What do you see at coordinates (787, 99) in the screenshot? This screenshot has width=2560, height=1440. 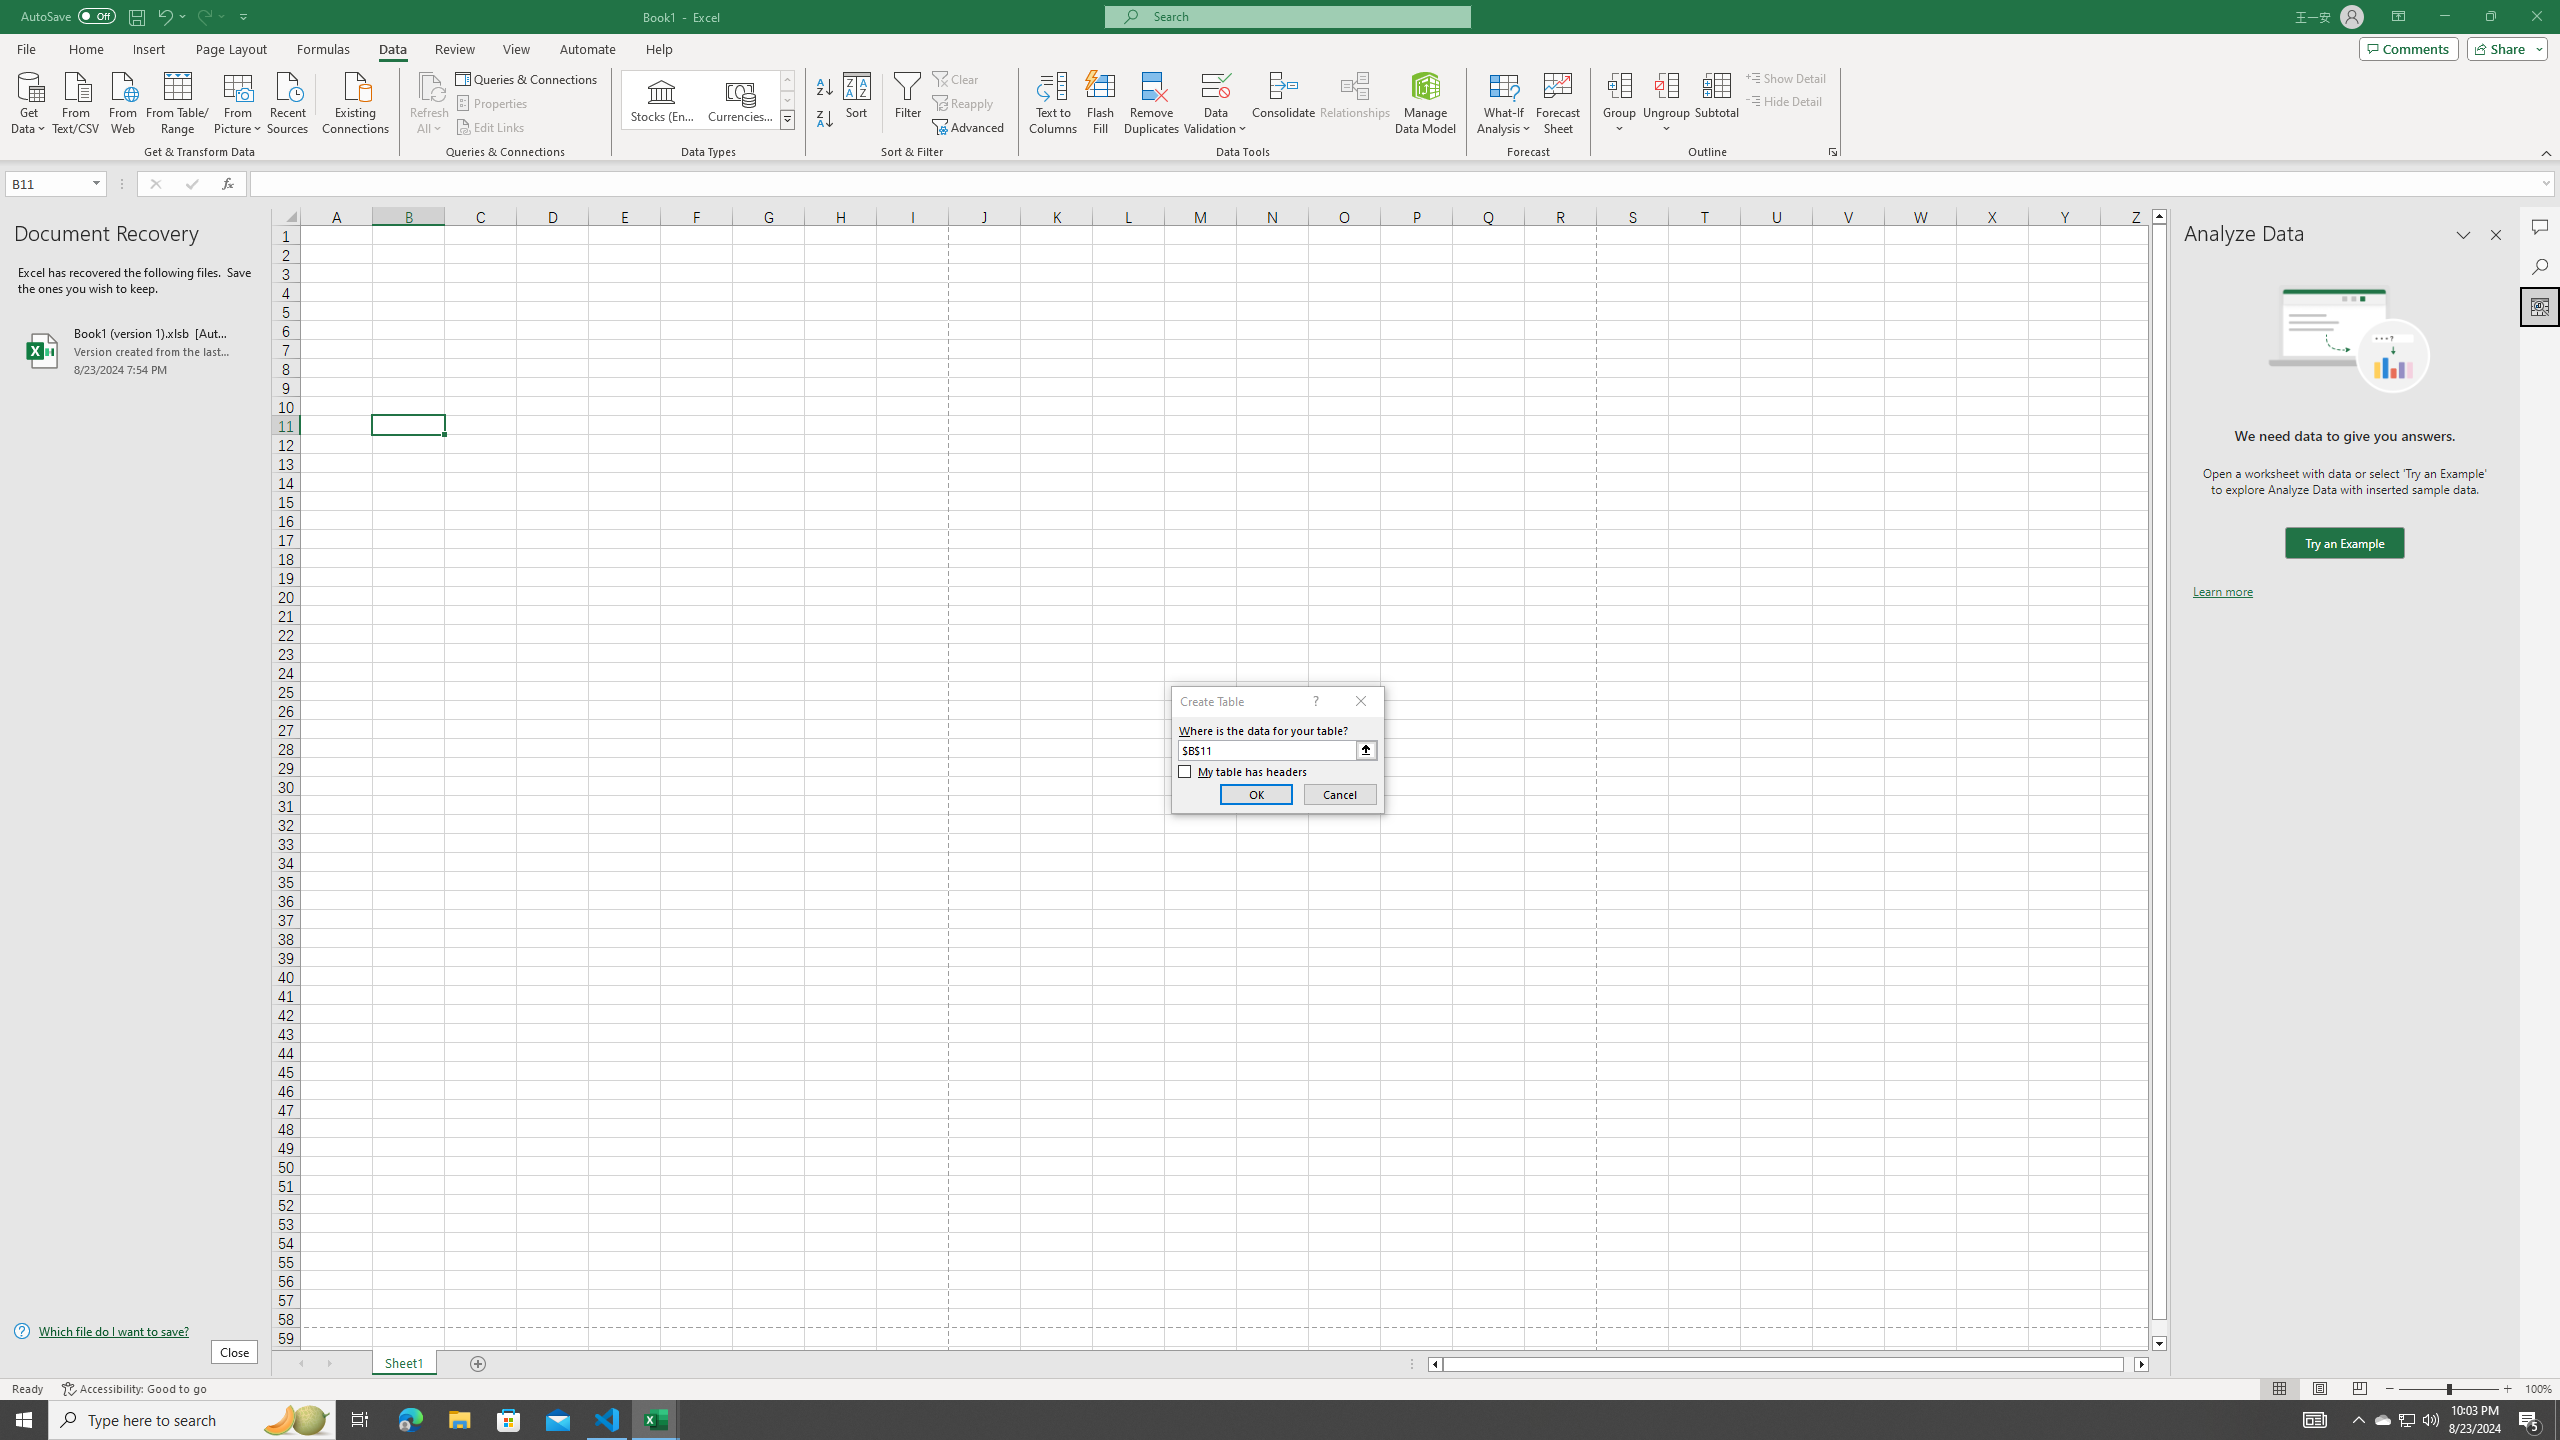 I see `'Row Down'` at bounding box center [787, 99].